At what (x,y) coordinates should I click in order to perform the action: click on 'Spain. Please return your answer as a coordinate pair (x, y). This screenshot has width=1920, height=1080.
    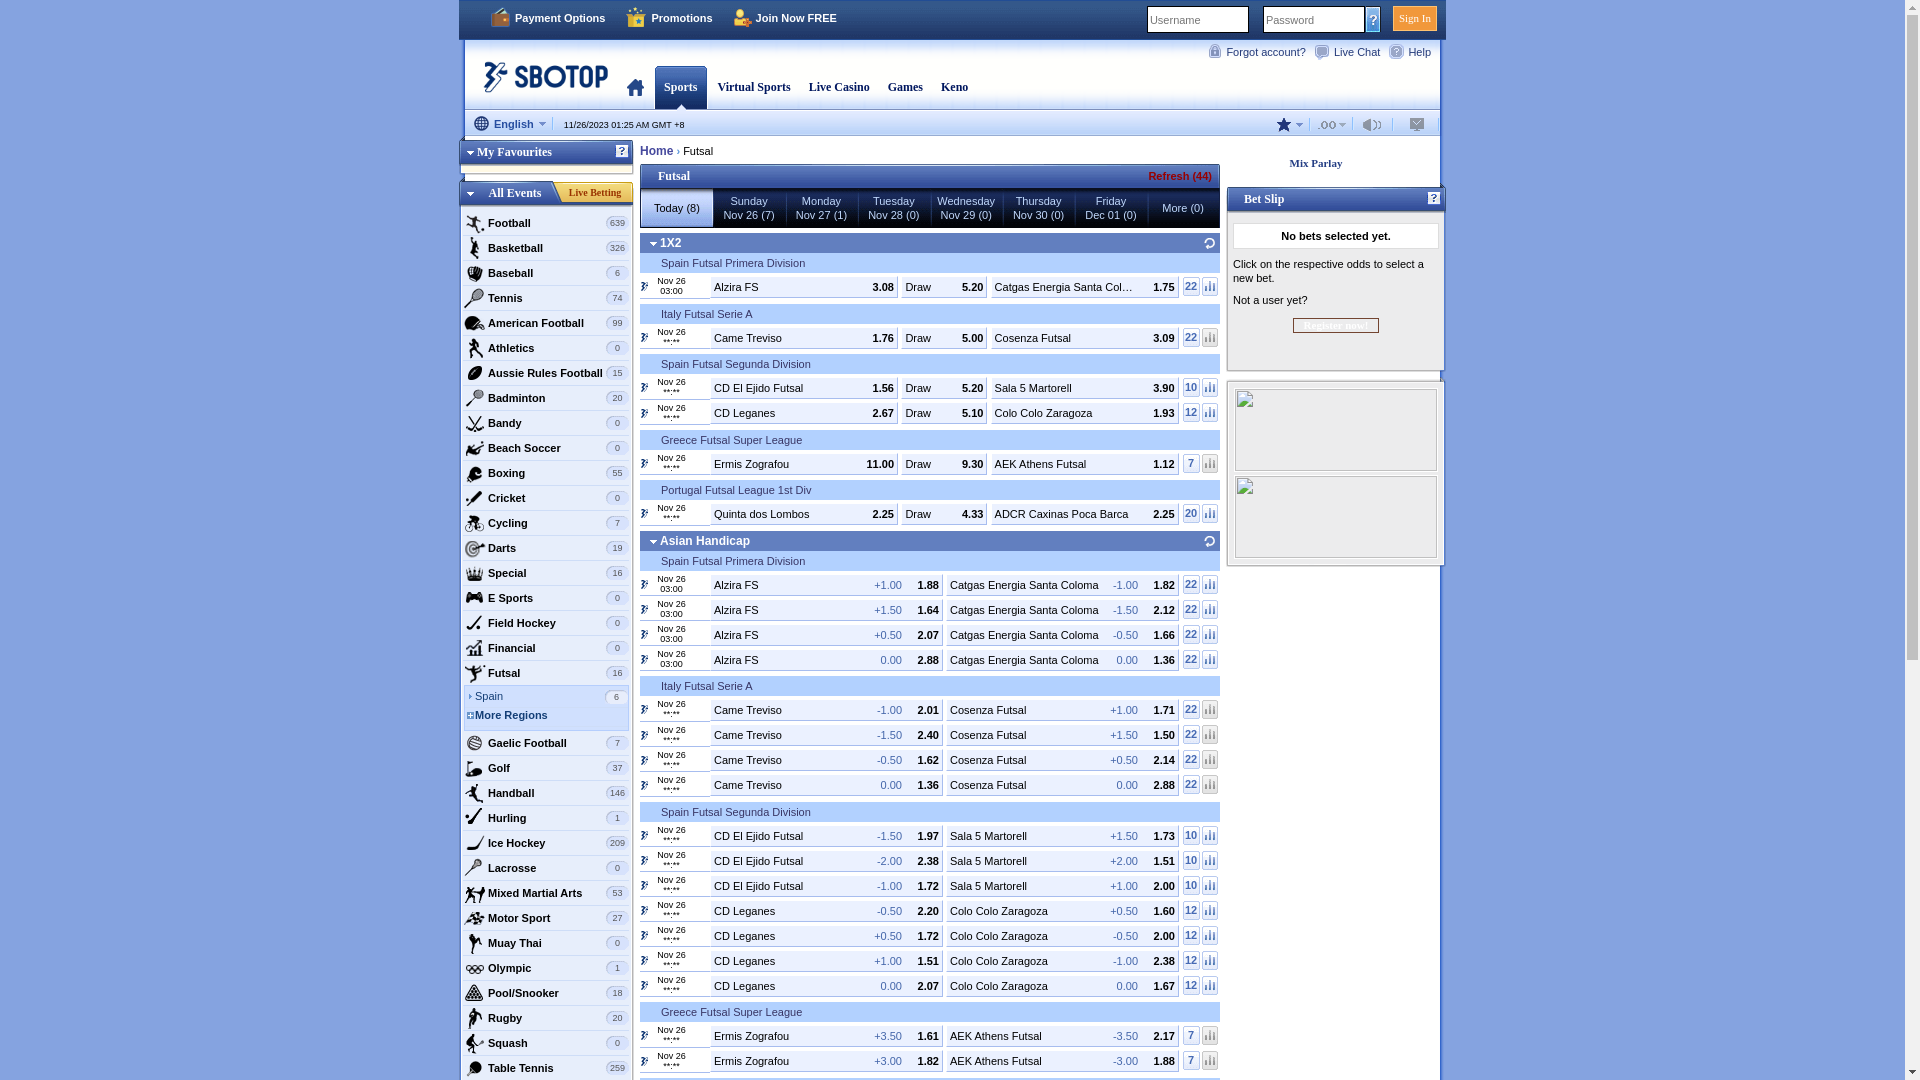
    Looking at the image, I should click on (551, 697).